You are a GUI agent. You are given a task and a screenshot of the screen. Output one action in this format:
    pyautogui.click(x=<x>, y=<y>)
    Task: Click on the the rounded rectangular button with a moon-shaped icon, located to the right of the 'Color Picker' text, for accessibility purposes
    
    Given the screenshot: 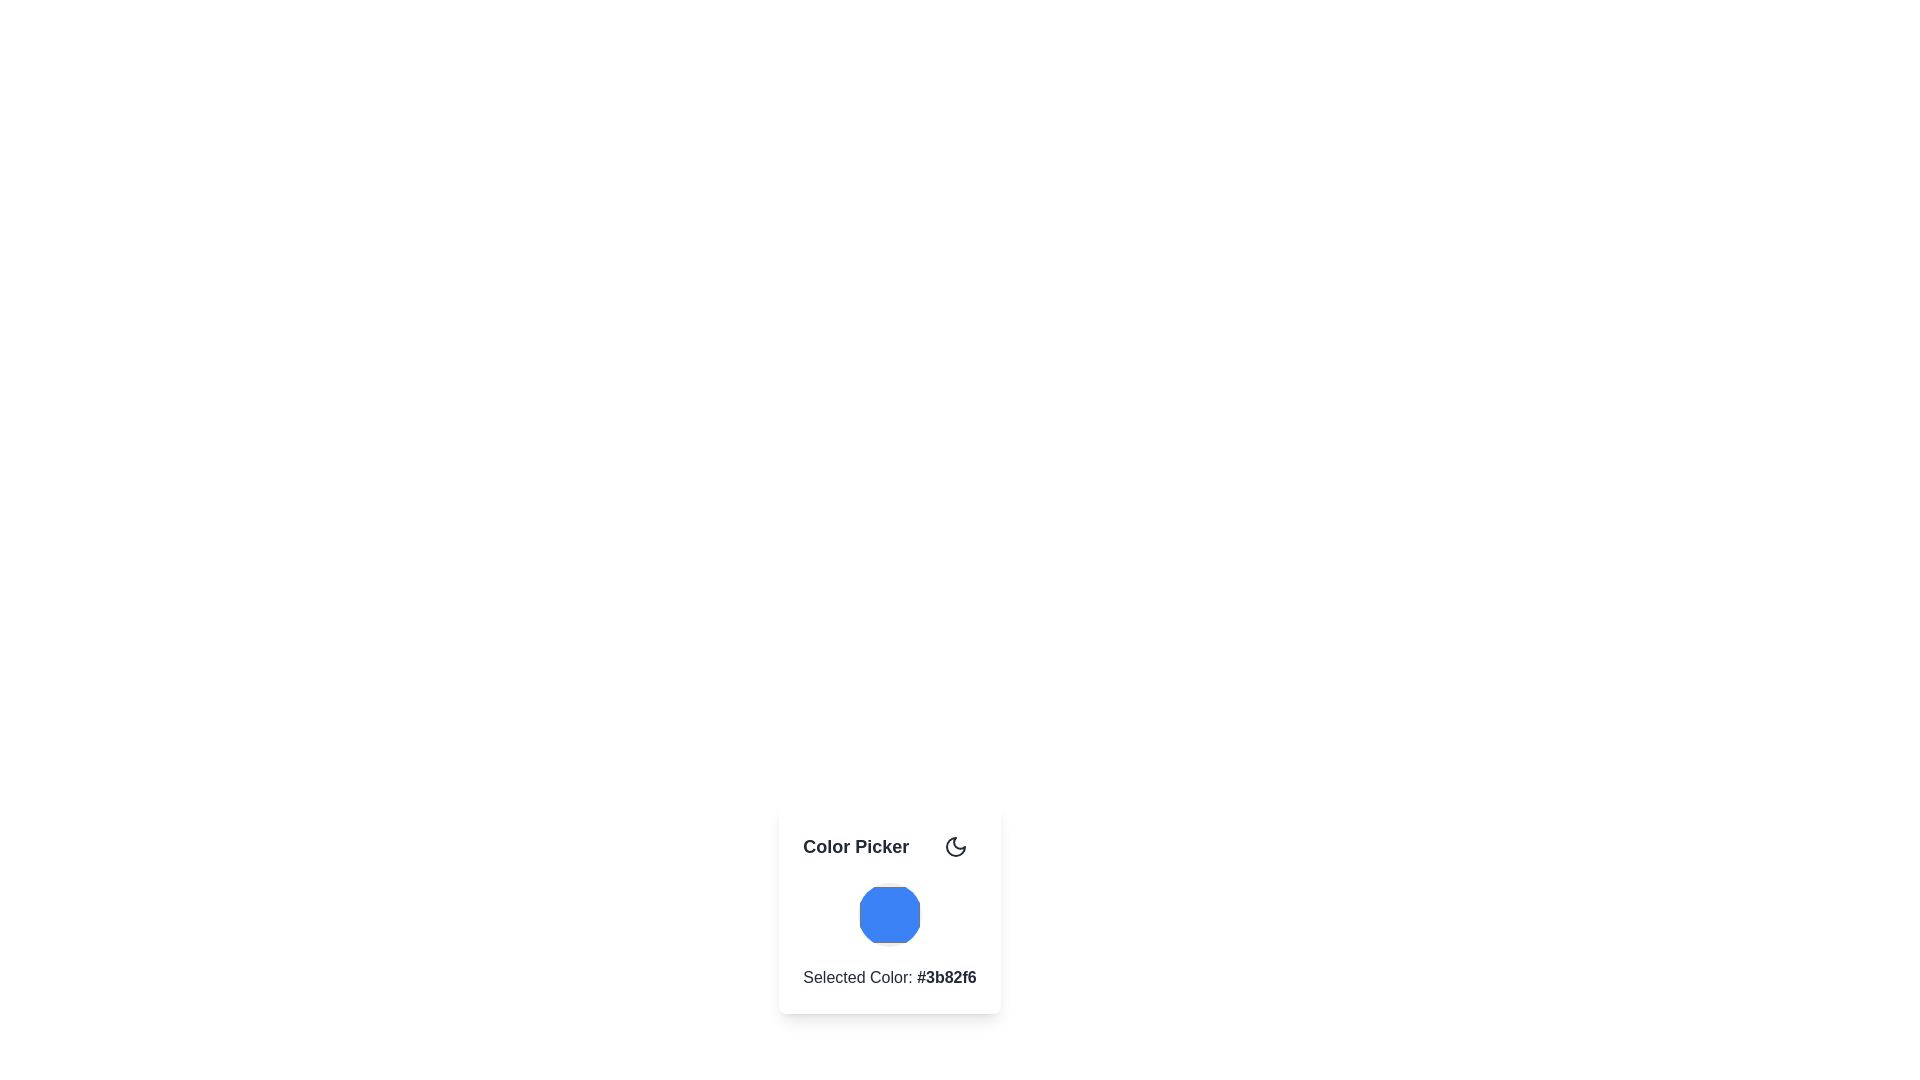 What is the action you would take?
    pyautogui.click(x=955, y=846)
    